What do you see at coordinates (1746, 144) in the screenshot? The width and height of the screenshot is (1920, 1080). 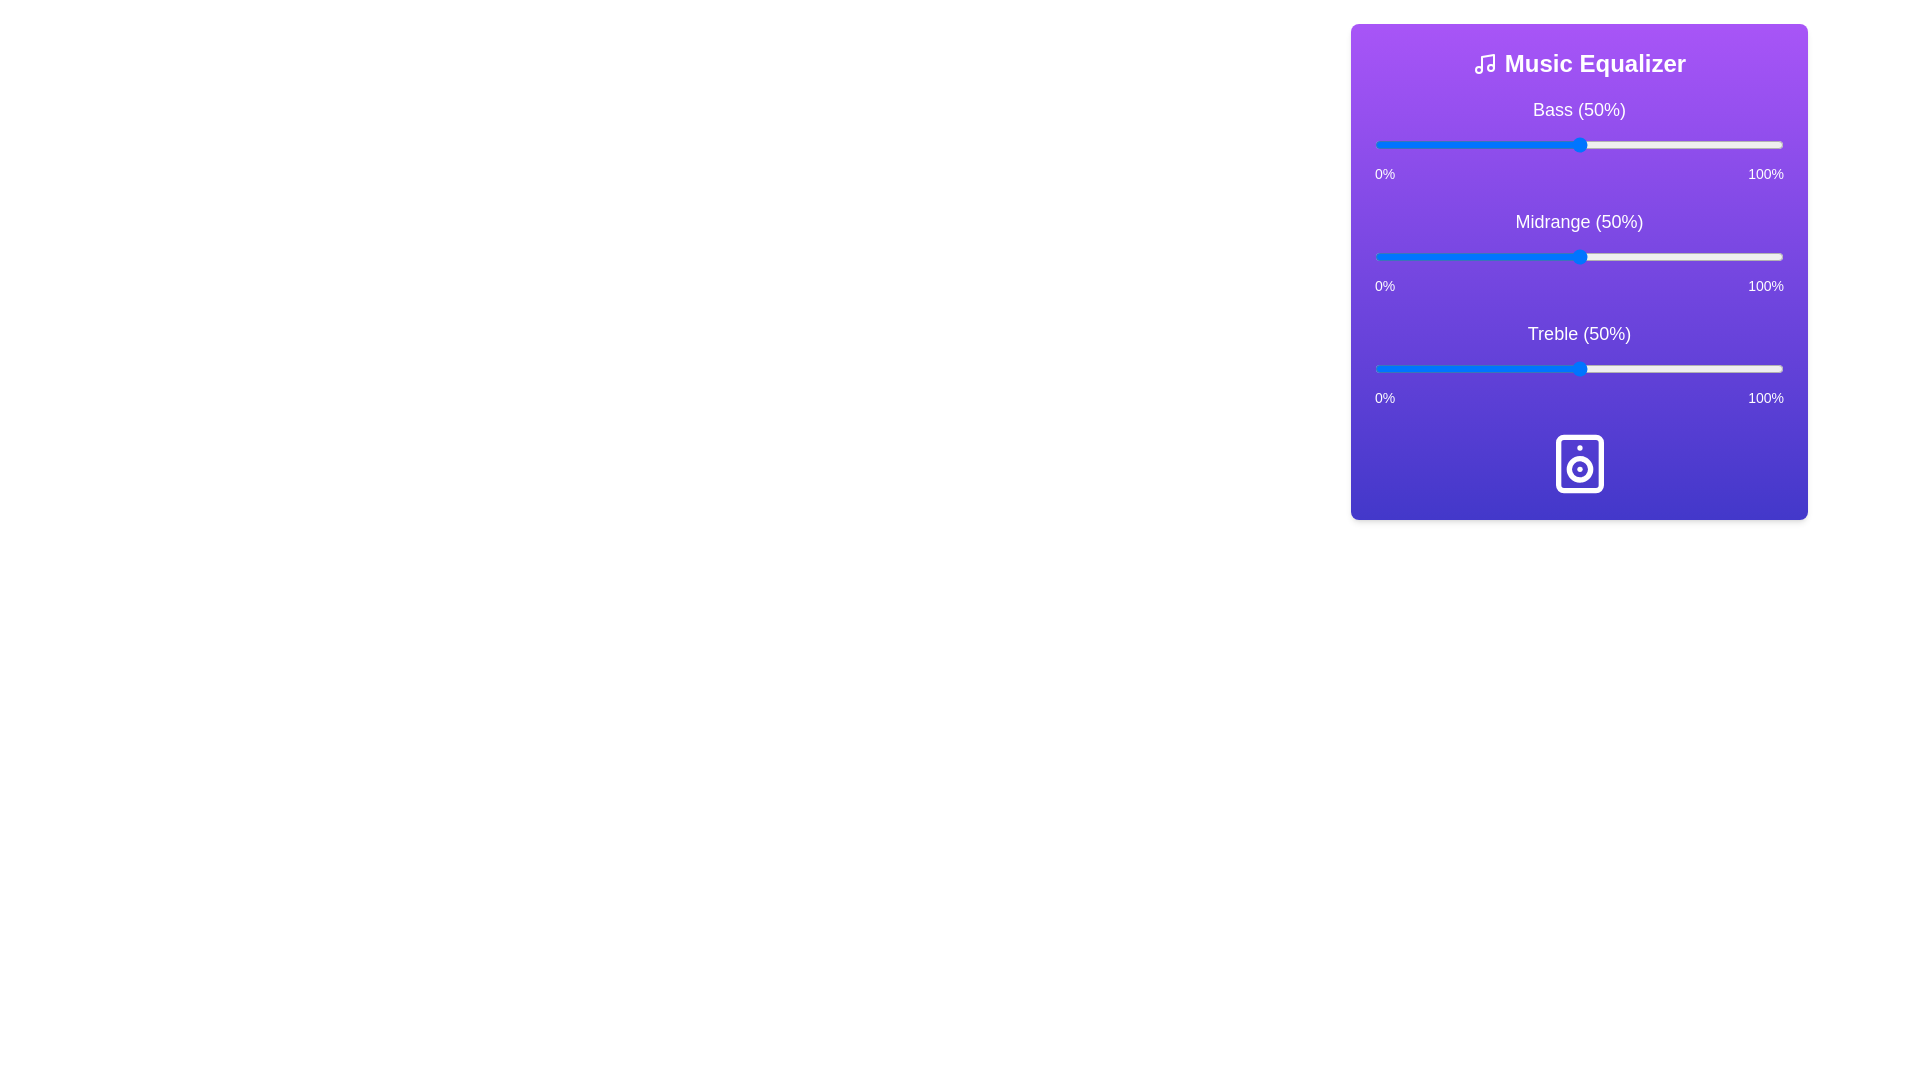 I see `the bass slider to 91%` at bounding box center [1746, 144].